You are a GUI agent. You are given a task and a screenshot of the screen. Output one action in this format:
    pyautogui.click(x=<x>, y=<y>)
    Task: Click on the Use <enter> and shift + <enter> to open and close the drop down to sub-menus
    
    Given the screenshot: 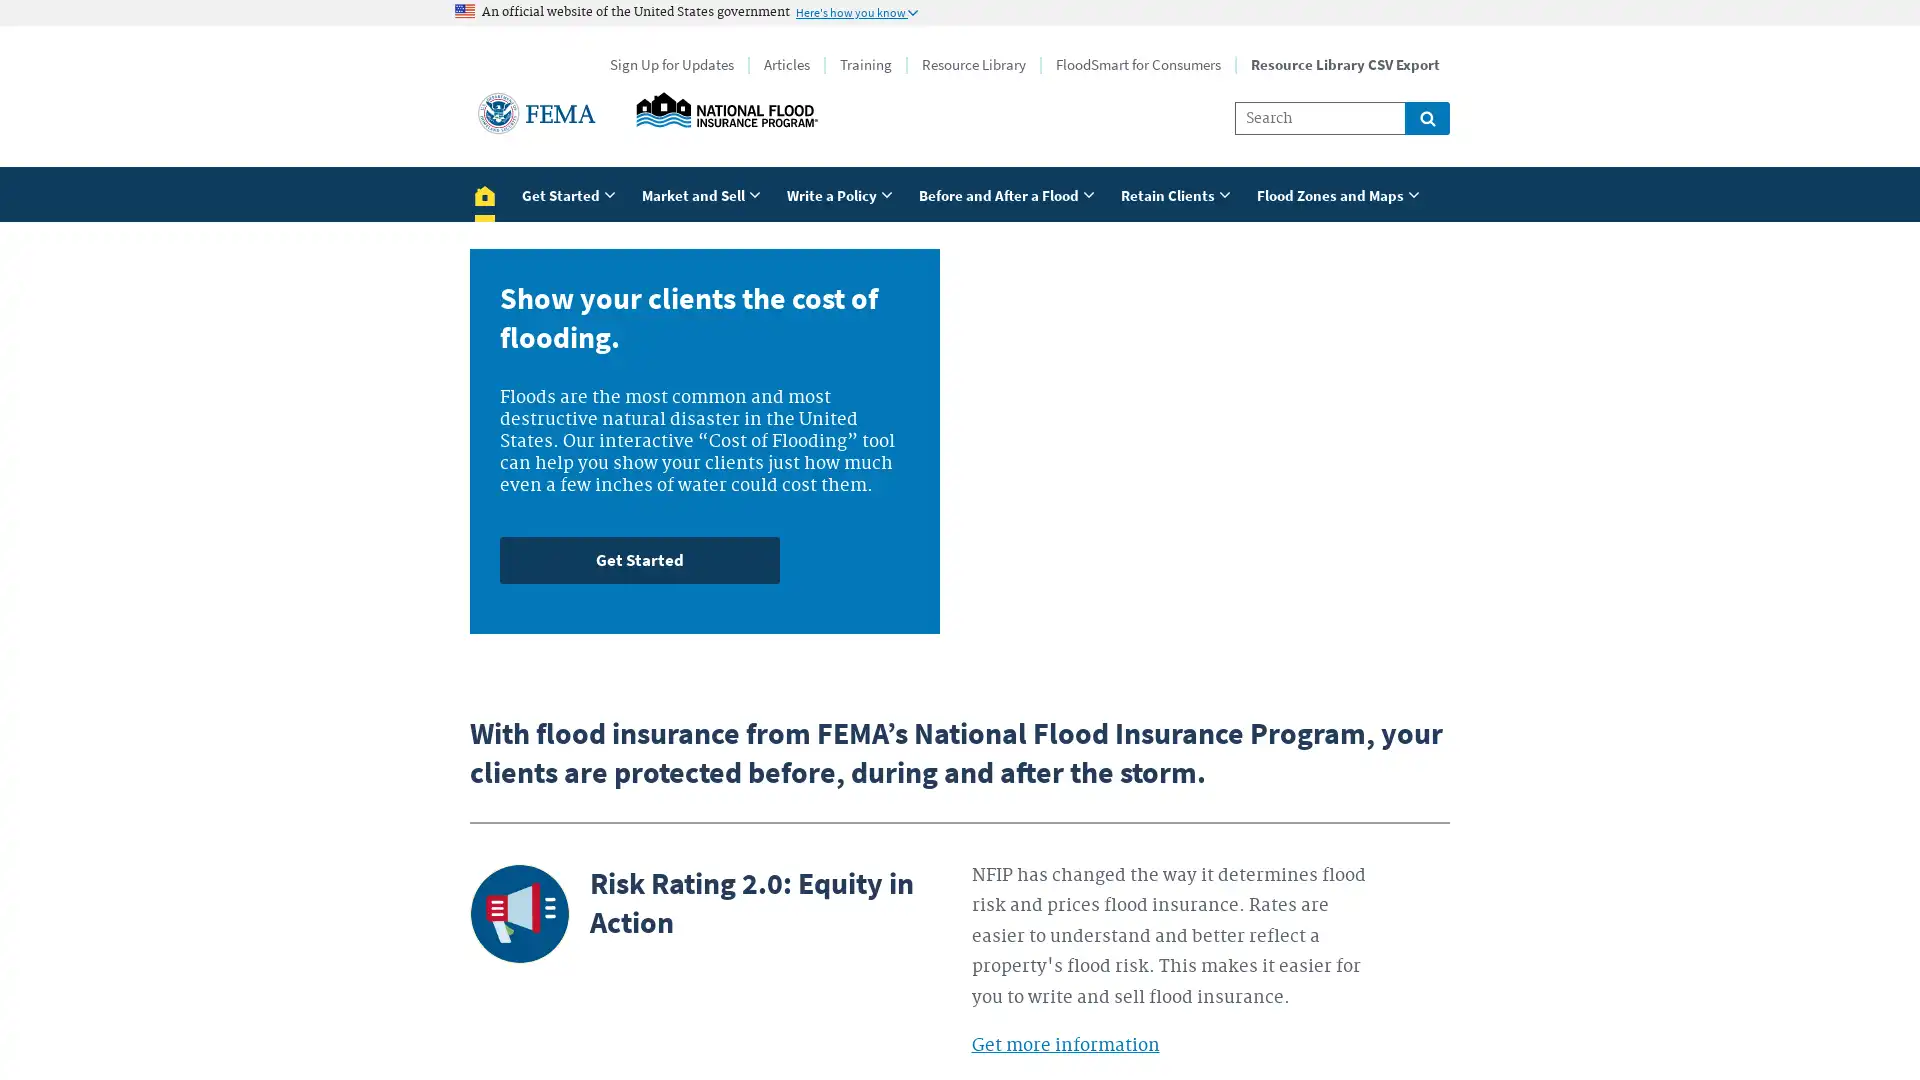 What is the action you would take?
    pyautogui.click(x=1179, y=193)
    